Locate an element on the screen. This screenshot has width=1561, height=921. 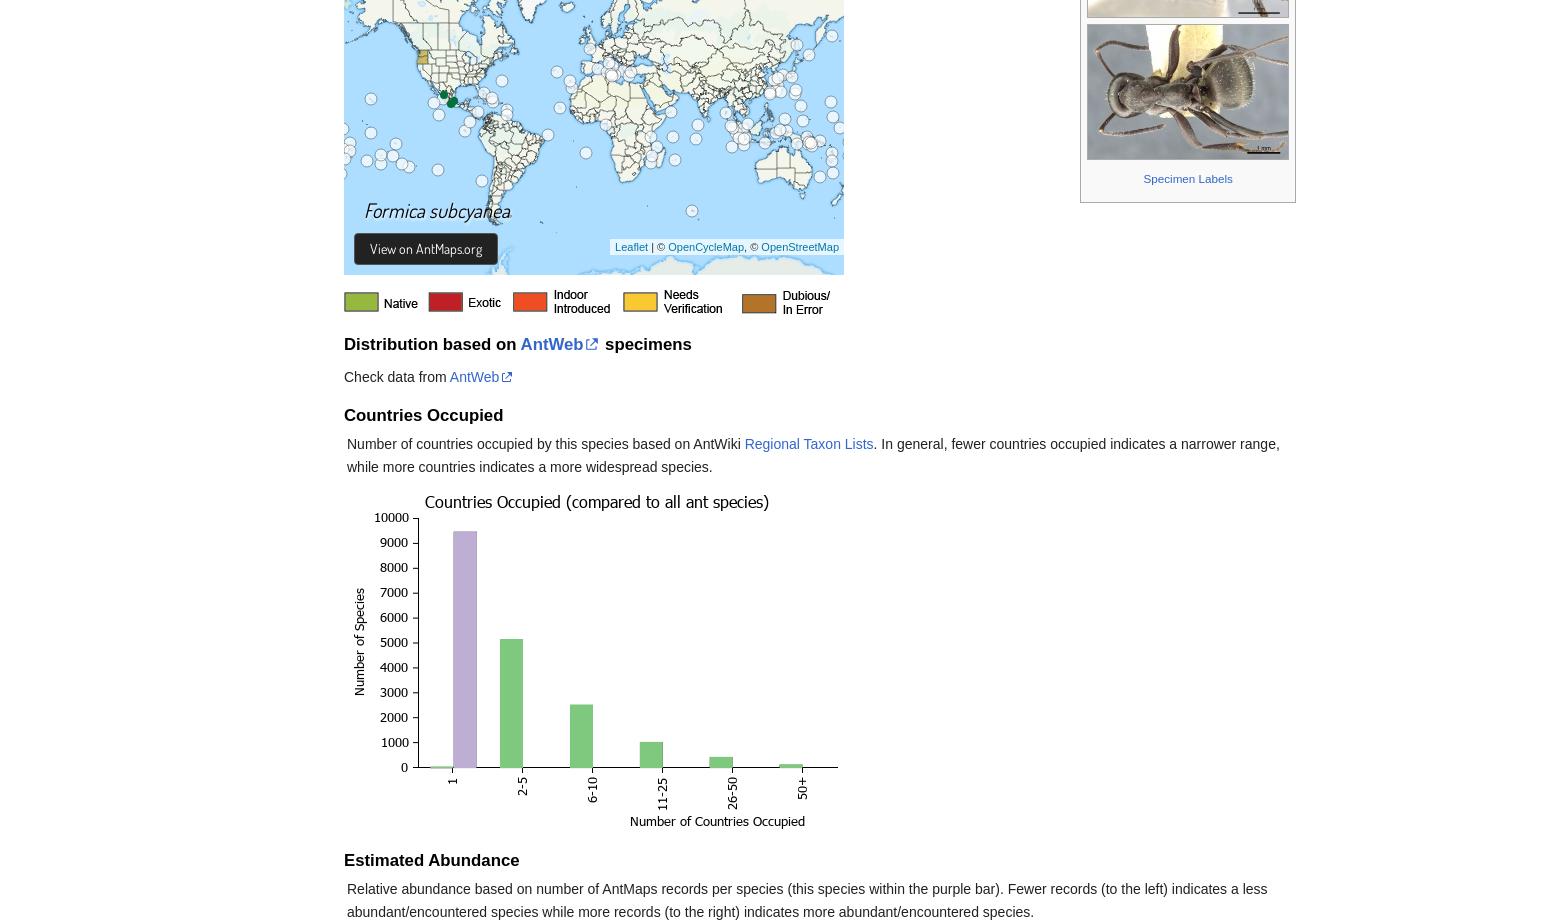
'. In general, fewer countries occupied indicates a narrower range, while more countries indicates a more widespread species.' is located at coordinates (811, 454).